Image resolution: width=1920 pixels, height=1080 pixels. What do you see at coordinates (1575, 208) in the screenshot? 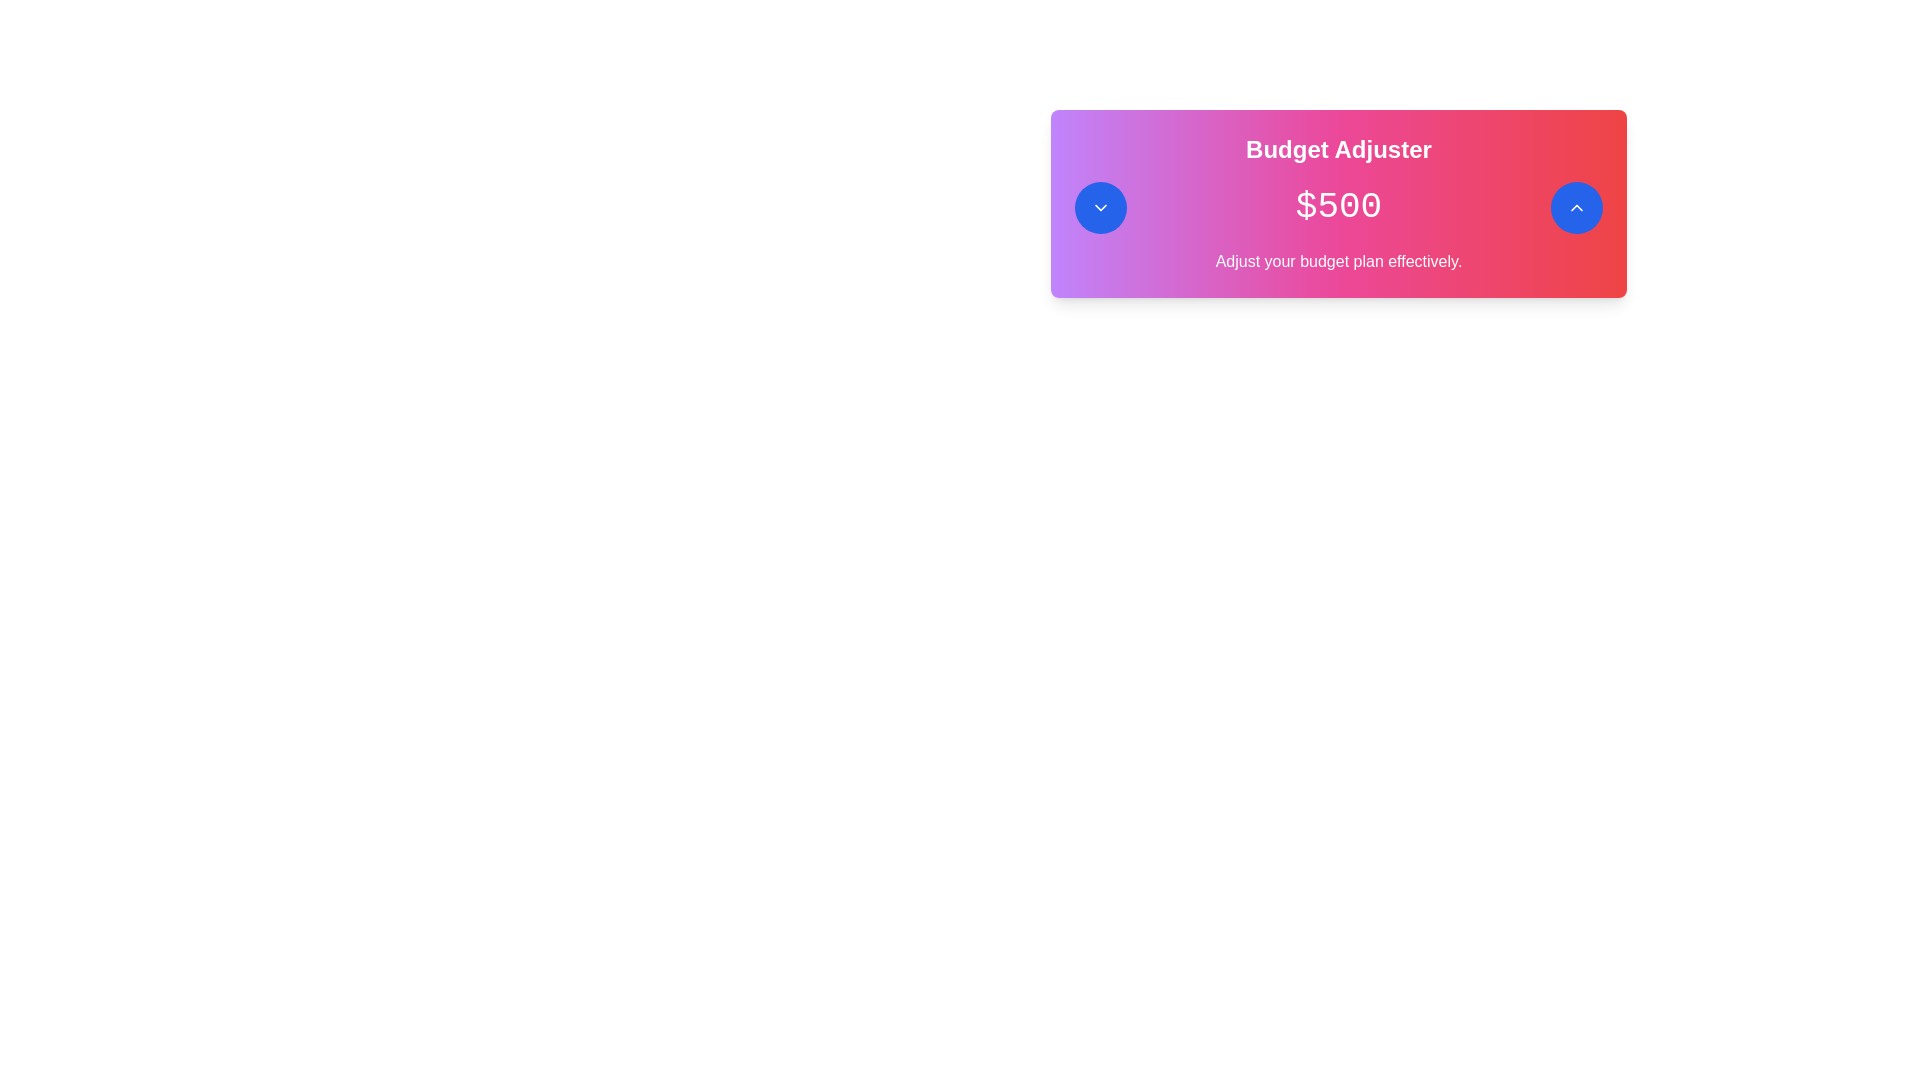
I see `the upward chevron button, which is the rightmost component in a horizontal layout, to increase the value or move upwards in a sequence` at bounding box center [1575, 208].